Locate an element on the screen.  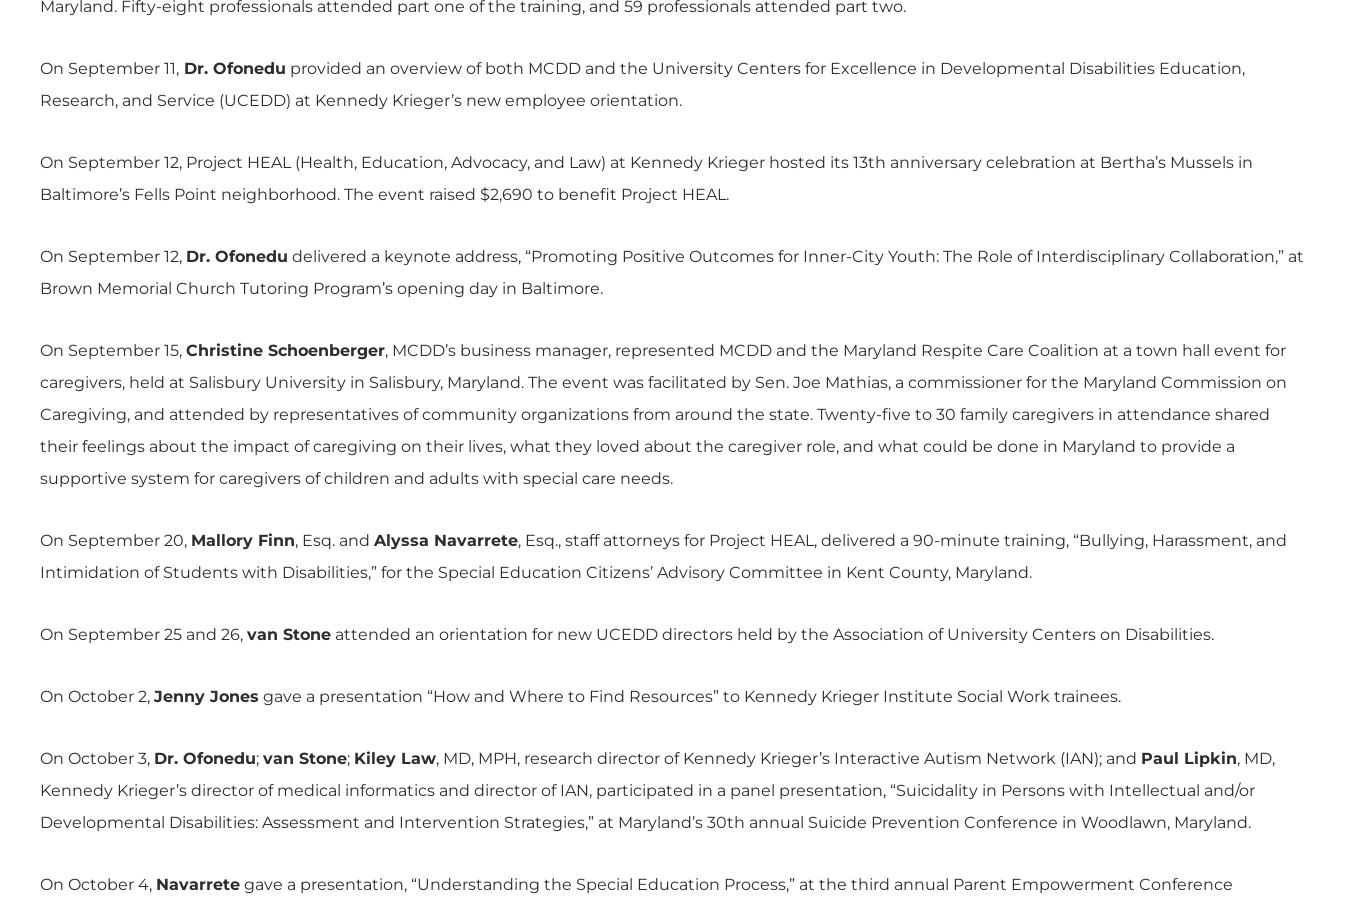
'Paul Lipkin' is located at coordinates (1187, 758).